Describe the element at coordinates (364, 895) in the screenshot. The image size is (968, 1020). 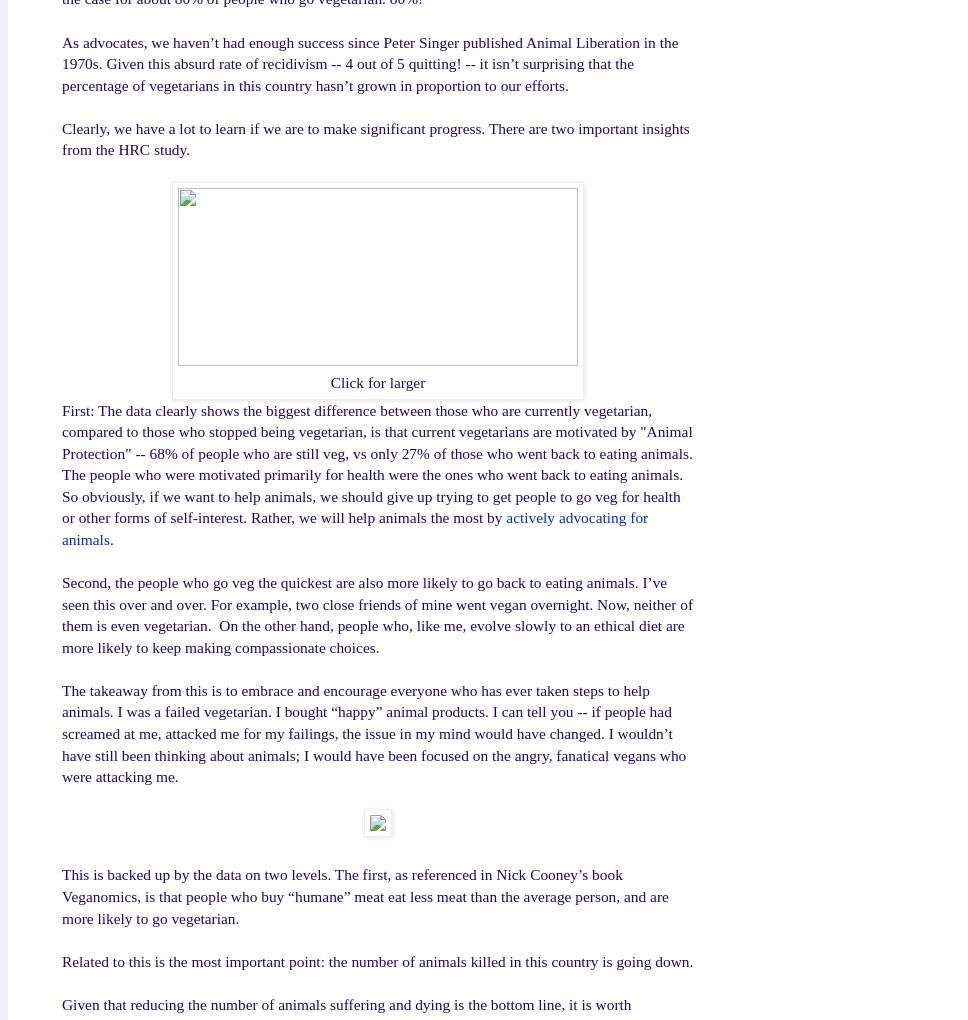
I see `'This is backed up by the data on two levels. The first, as referenced in Nick Cooney’s book Veganomics, is that people who buy “humane” meat eat less meat than the average person, and are more likely to go vegetarian.'` at that location.